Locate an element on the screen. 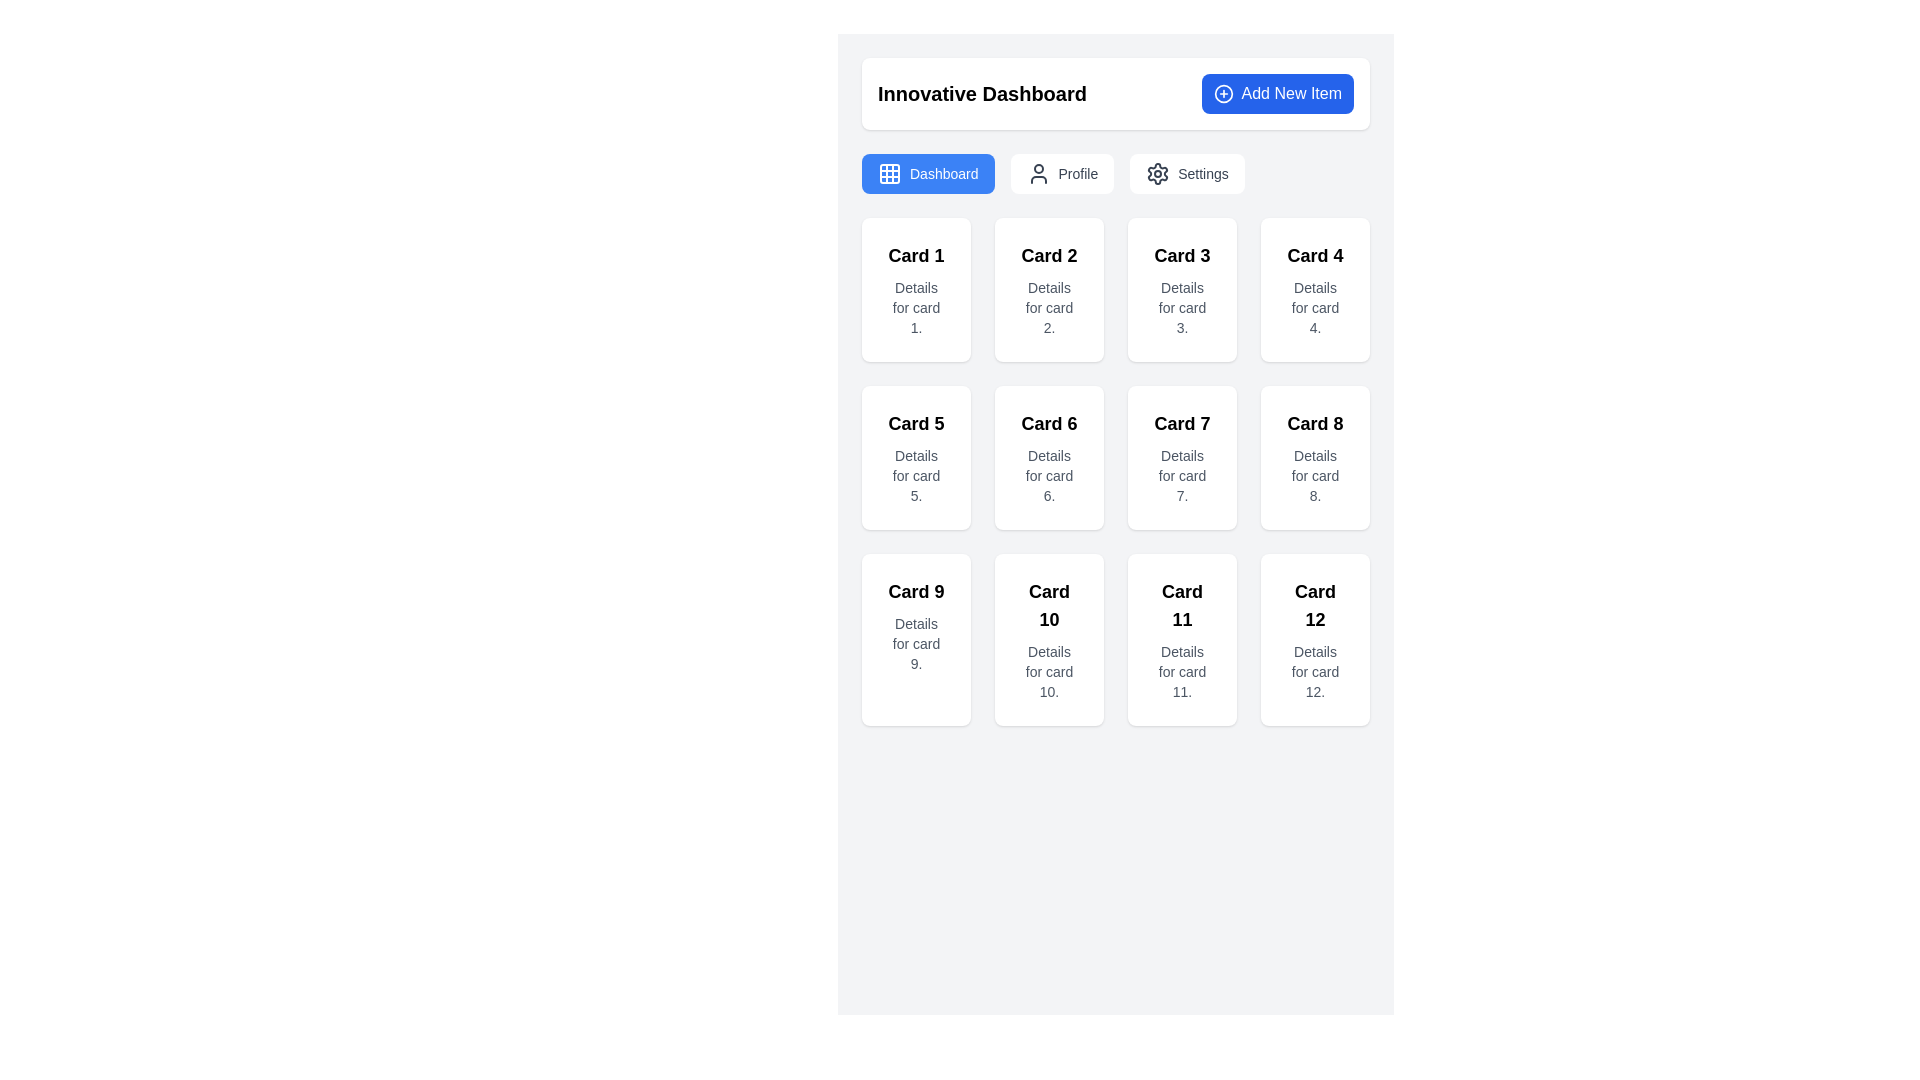 This screenshot has width=1920, height=1080. the 'Profile' text label located in the navigation bar, which provides contextual information about the user profile icon and is positioned between 'Dashboard' and 'Settings' is located at coordinates (1077, 172).